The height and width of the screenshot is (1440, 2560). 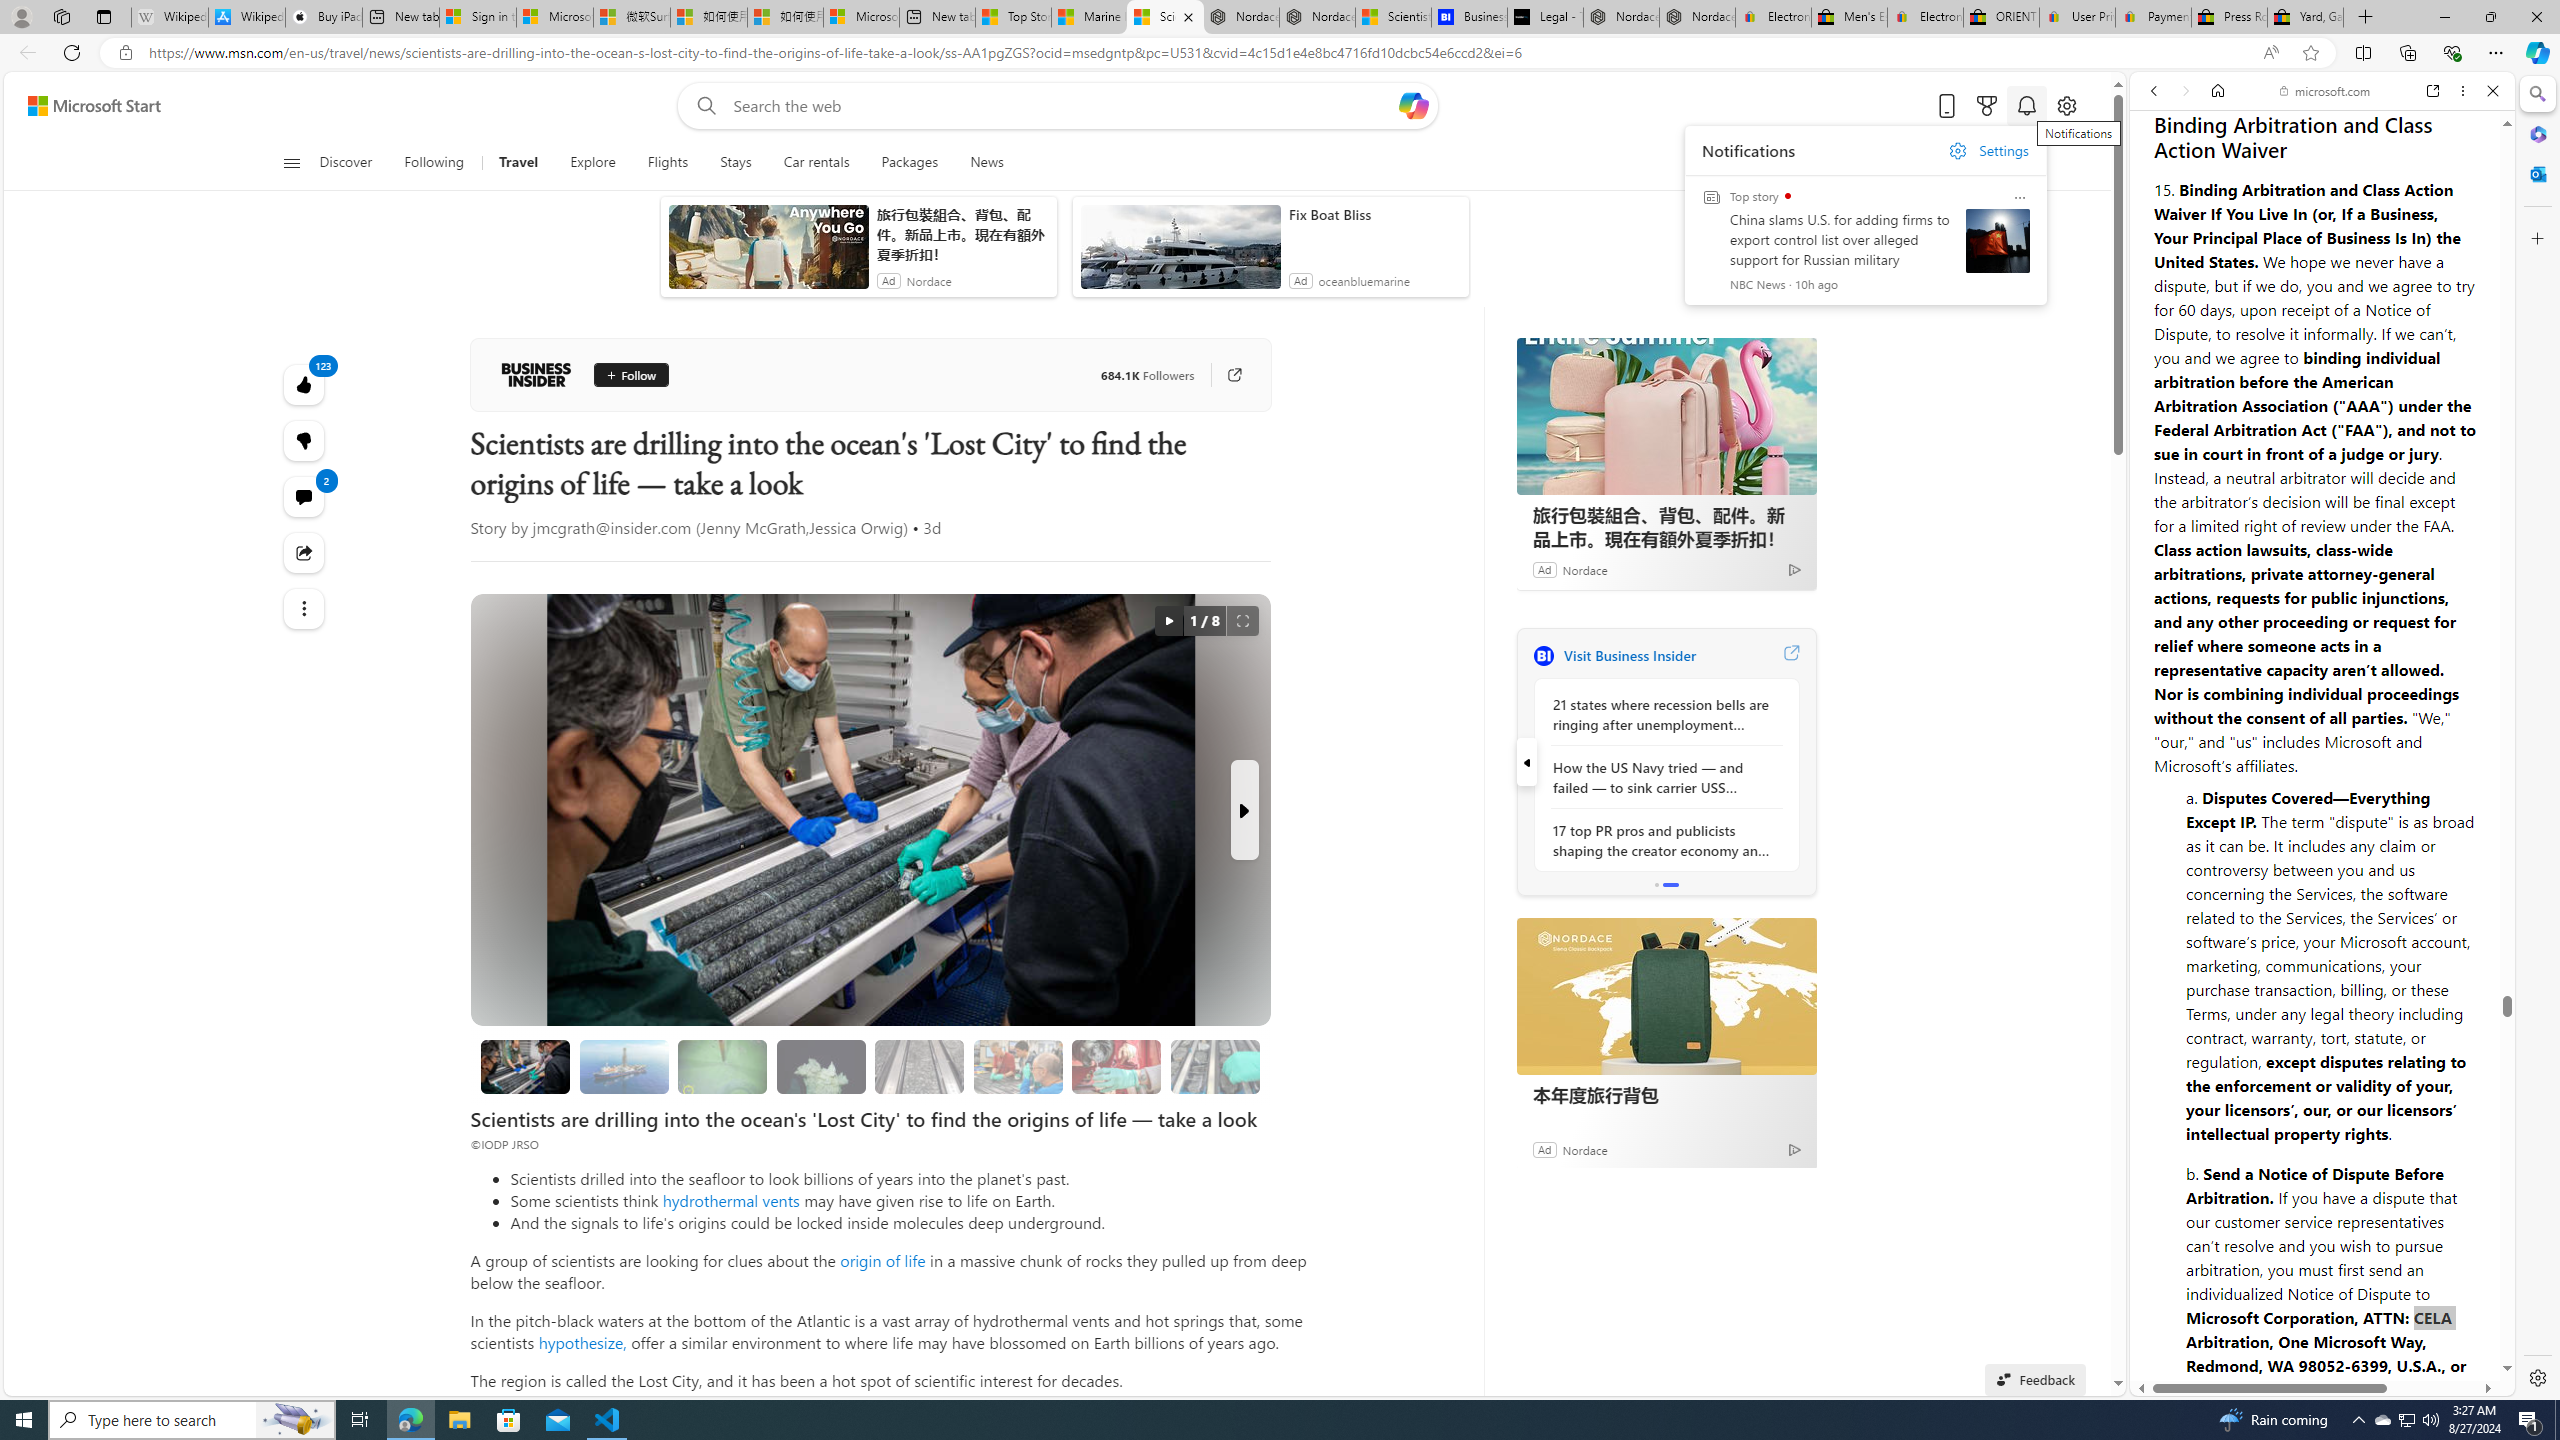 What do you see at coordinates (2535, 93) in the screenshot?
I see `'Minimize Search pane'` at bounding box center [2535, 93].